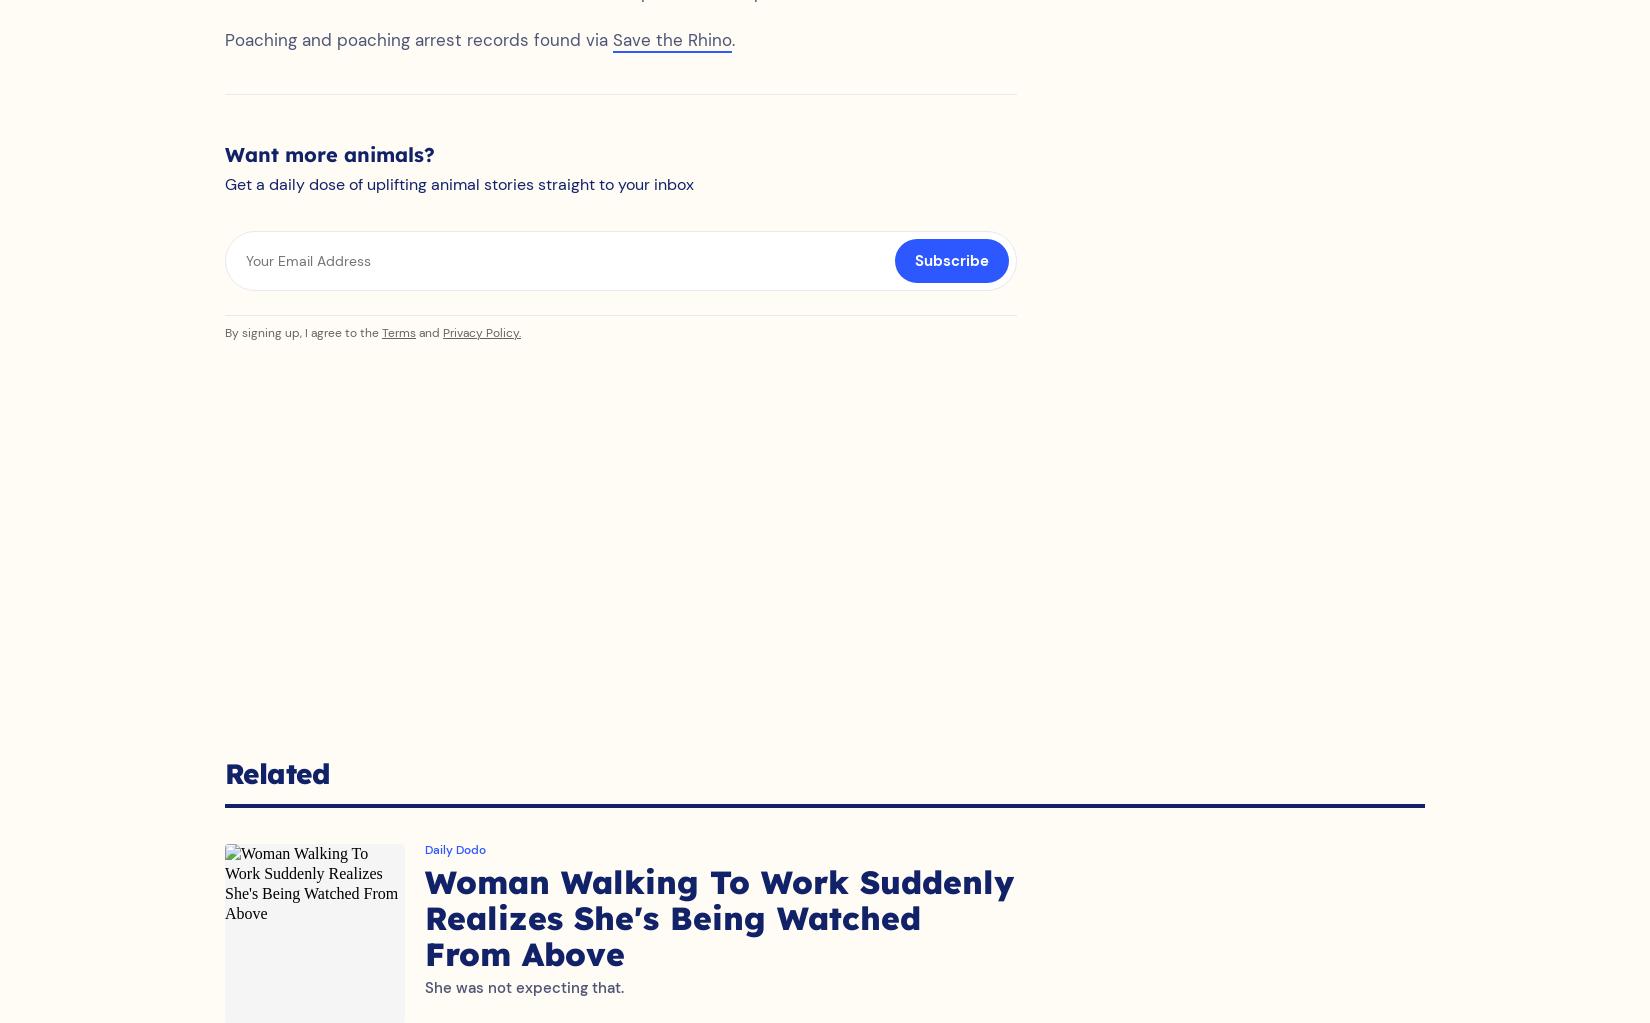  Describe the element at coordinates (732, 59) in the screenshot. I see `'.'` at that location.